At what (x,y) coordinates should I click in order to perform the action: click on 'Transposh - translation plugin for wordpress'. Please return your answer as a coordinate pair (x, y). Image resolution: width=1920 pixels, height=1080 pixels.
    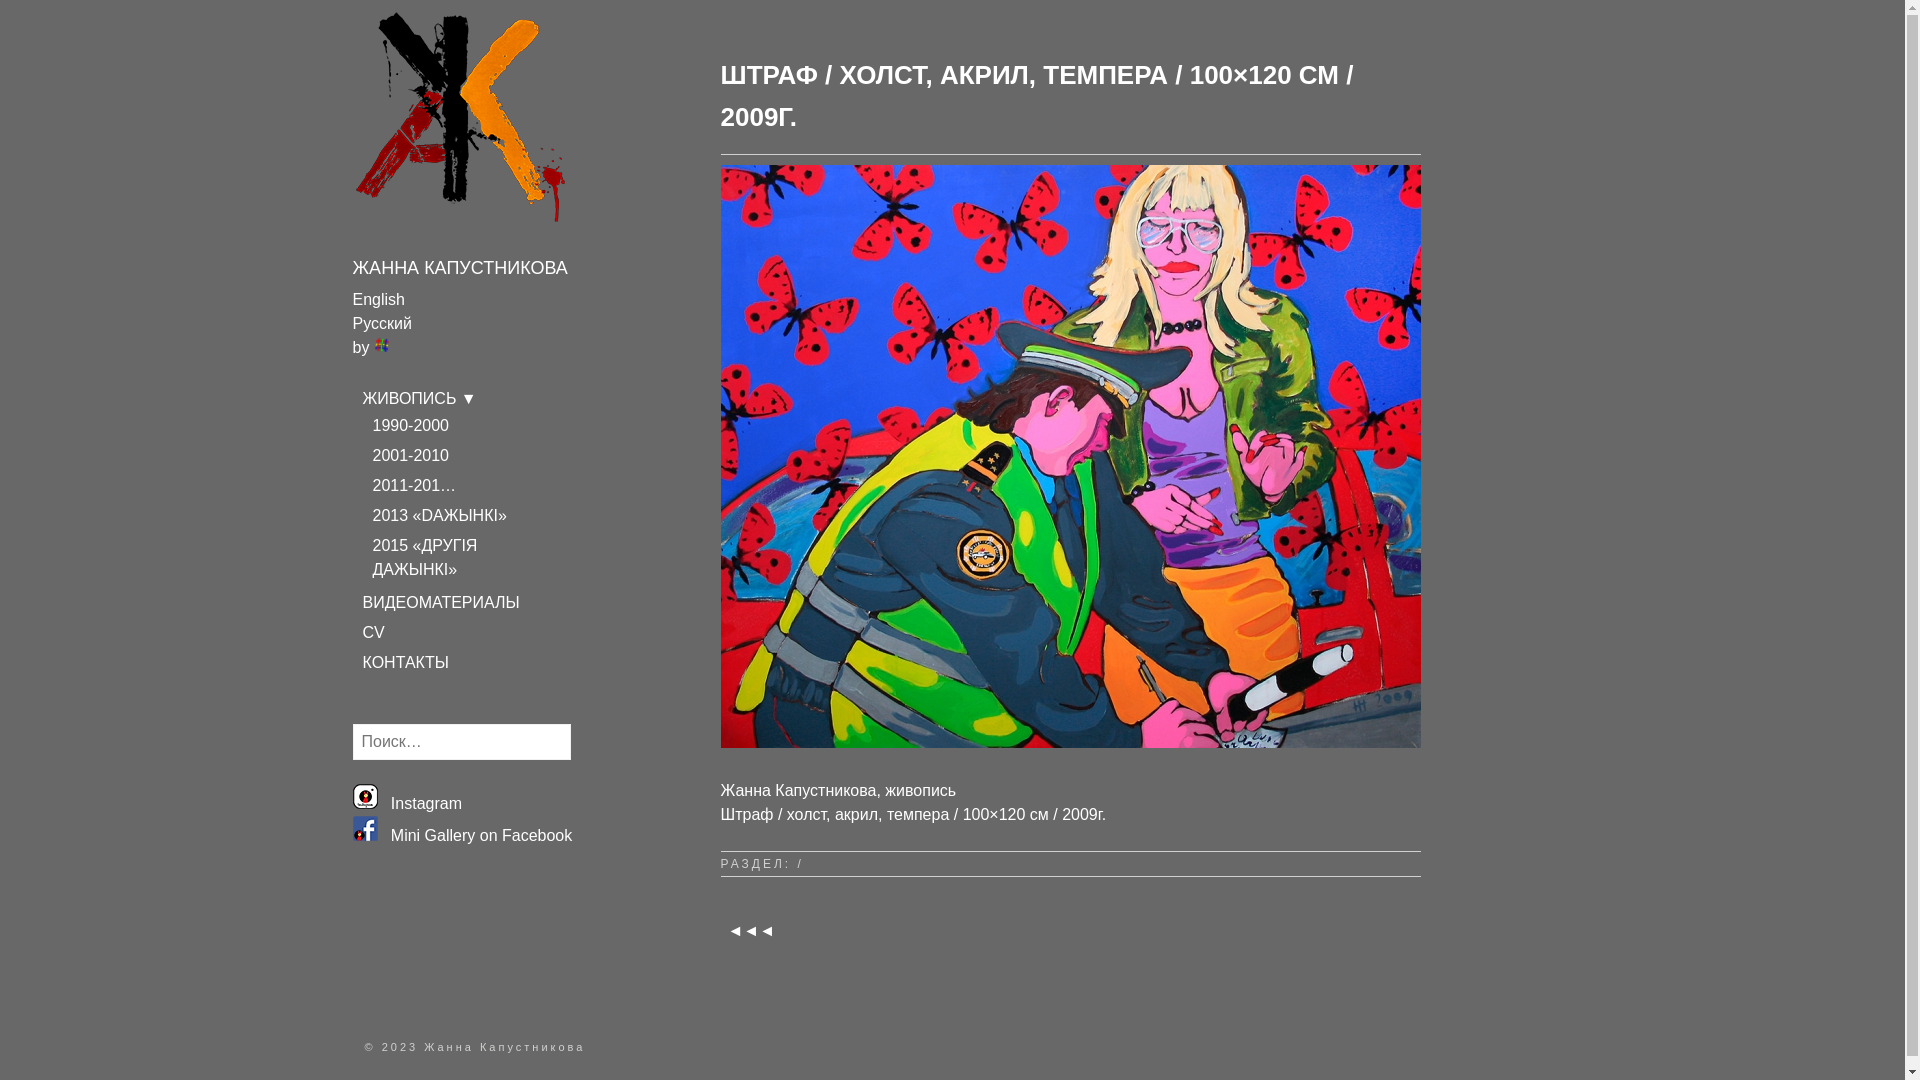
    Looking at the image, I should click on (382, 343).